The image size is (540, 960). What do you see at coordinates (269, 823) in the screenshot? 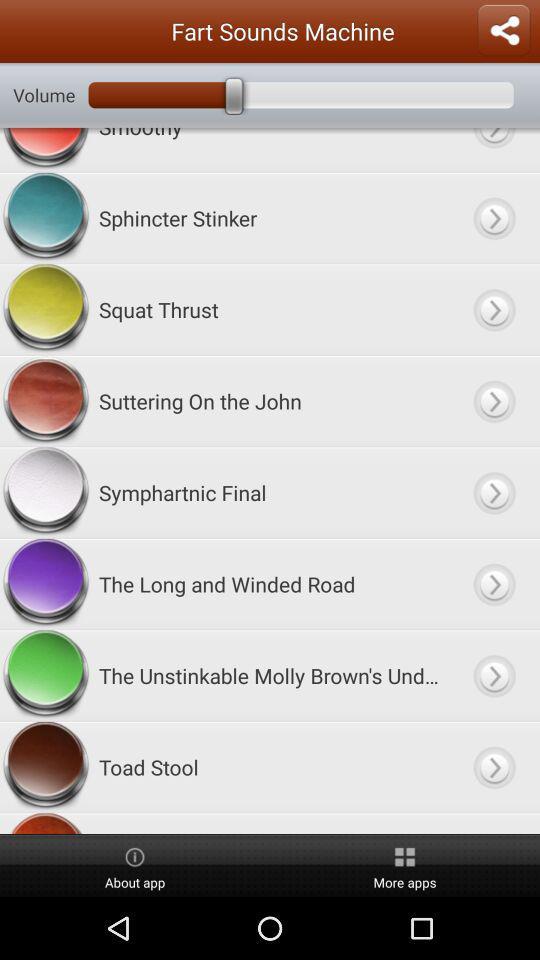
I see `item above the about app` at bounding box center [269, 823].